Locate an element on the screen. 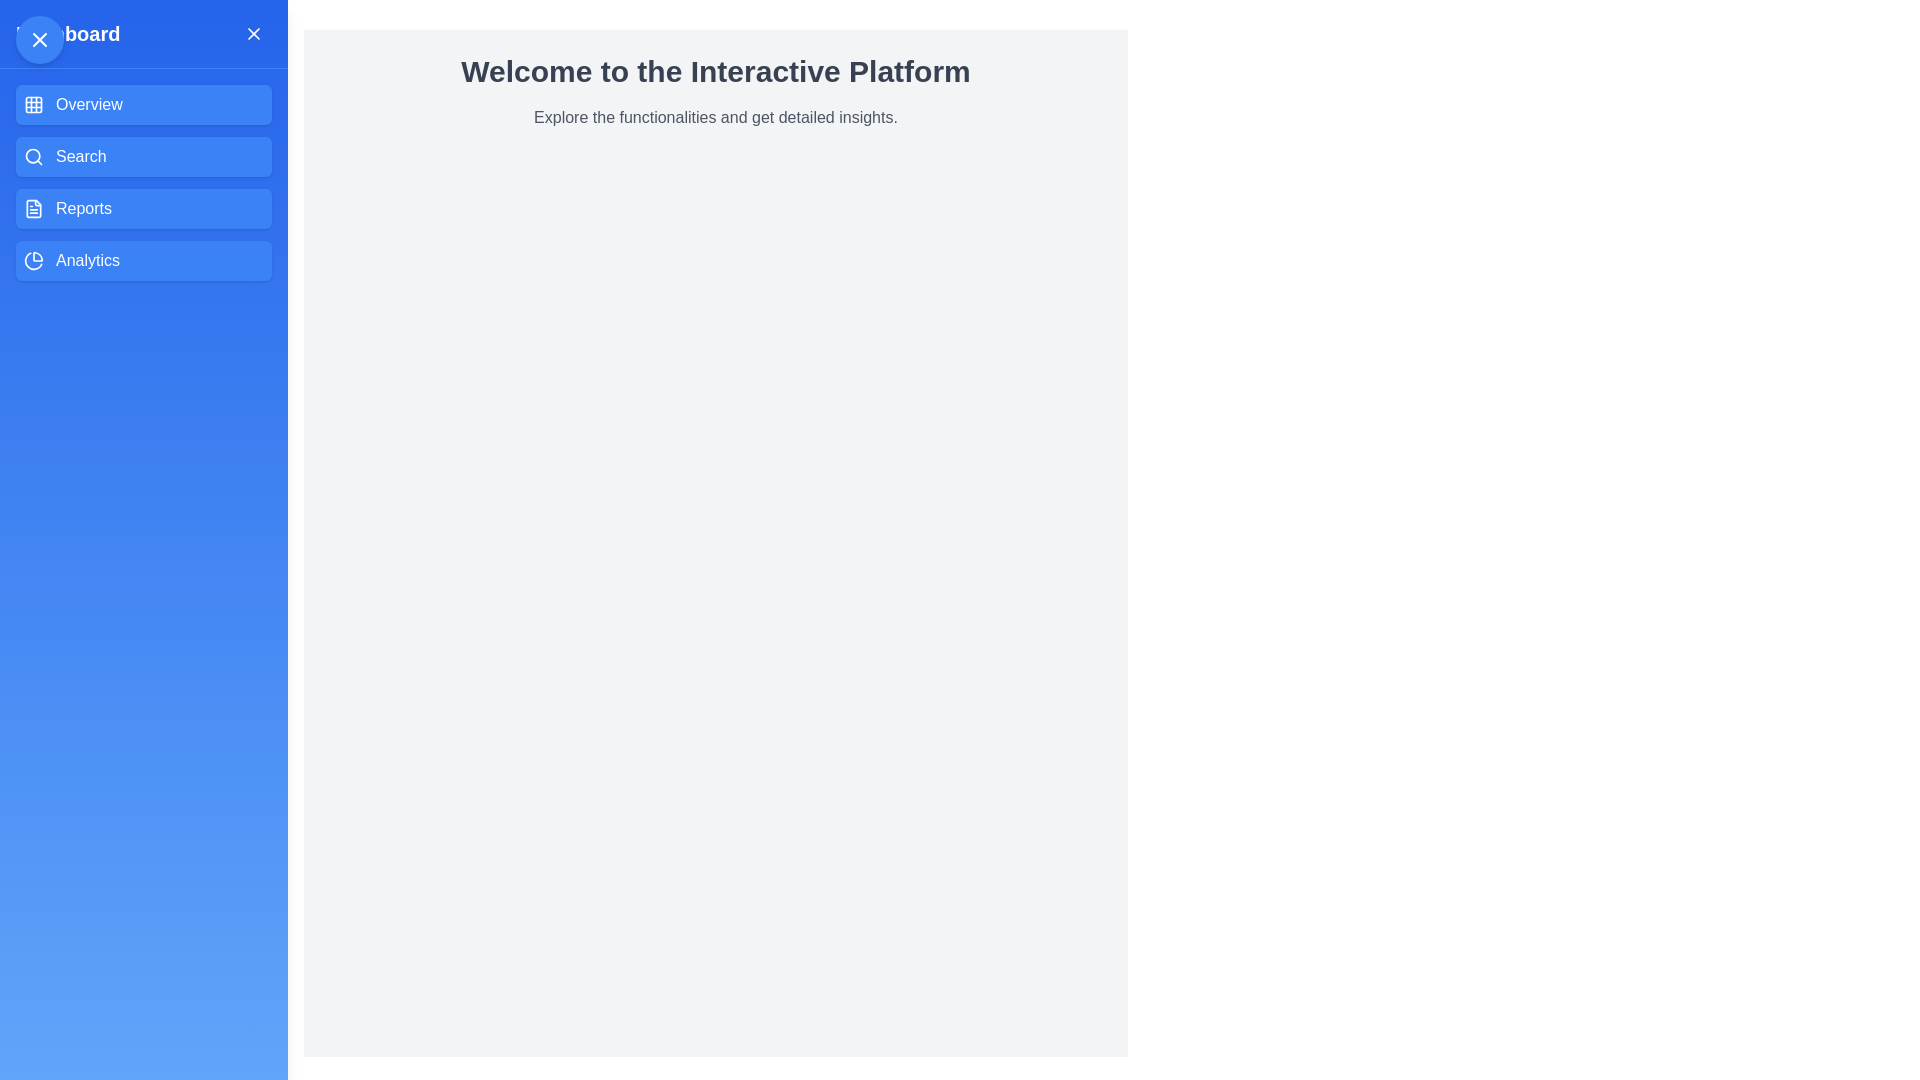 The width and height of the screenshot is (1920, 1080). the menu option Overview to navigate to the corresponding section is located at coordinates (143, 104).